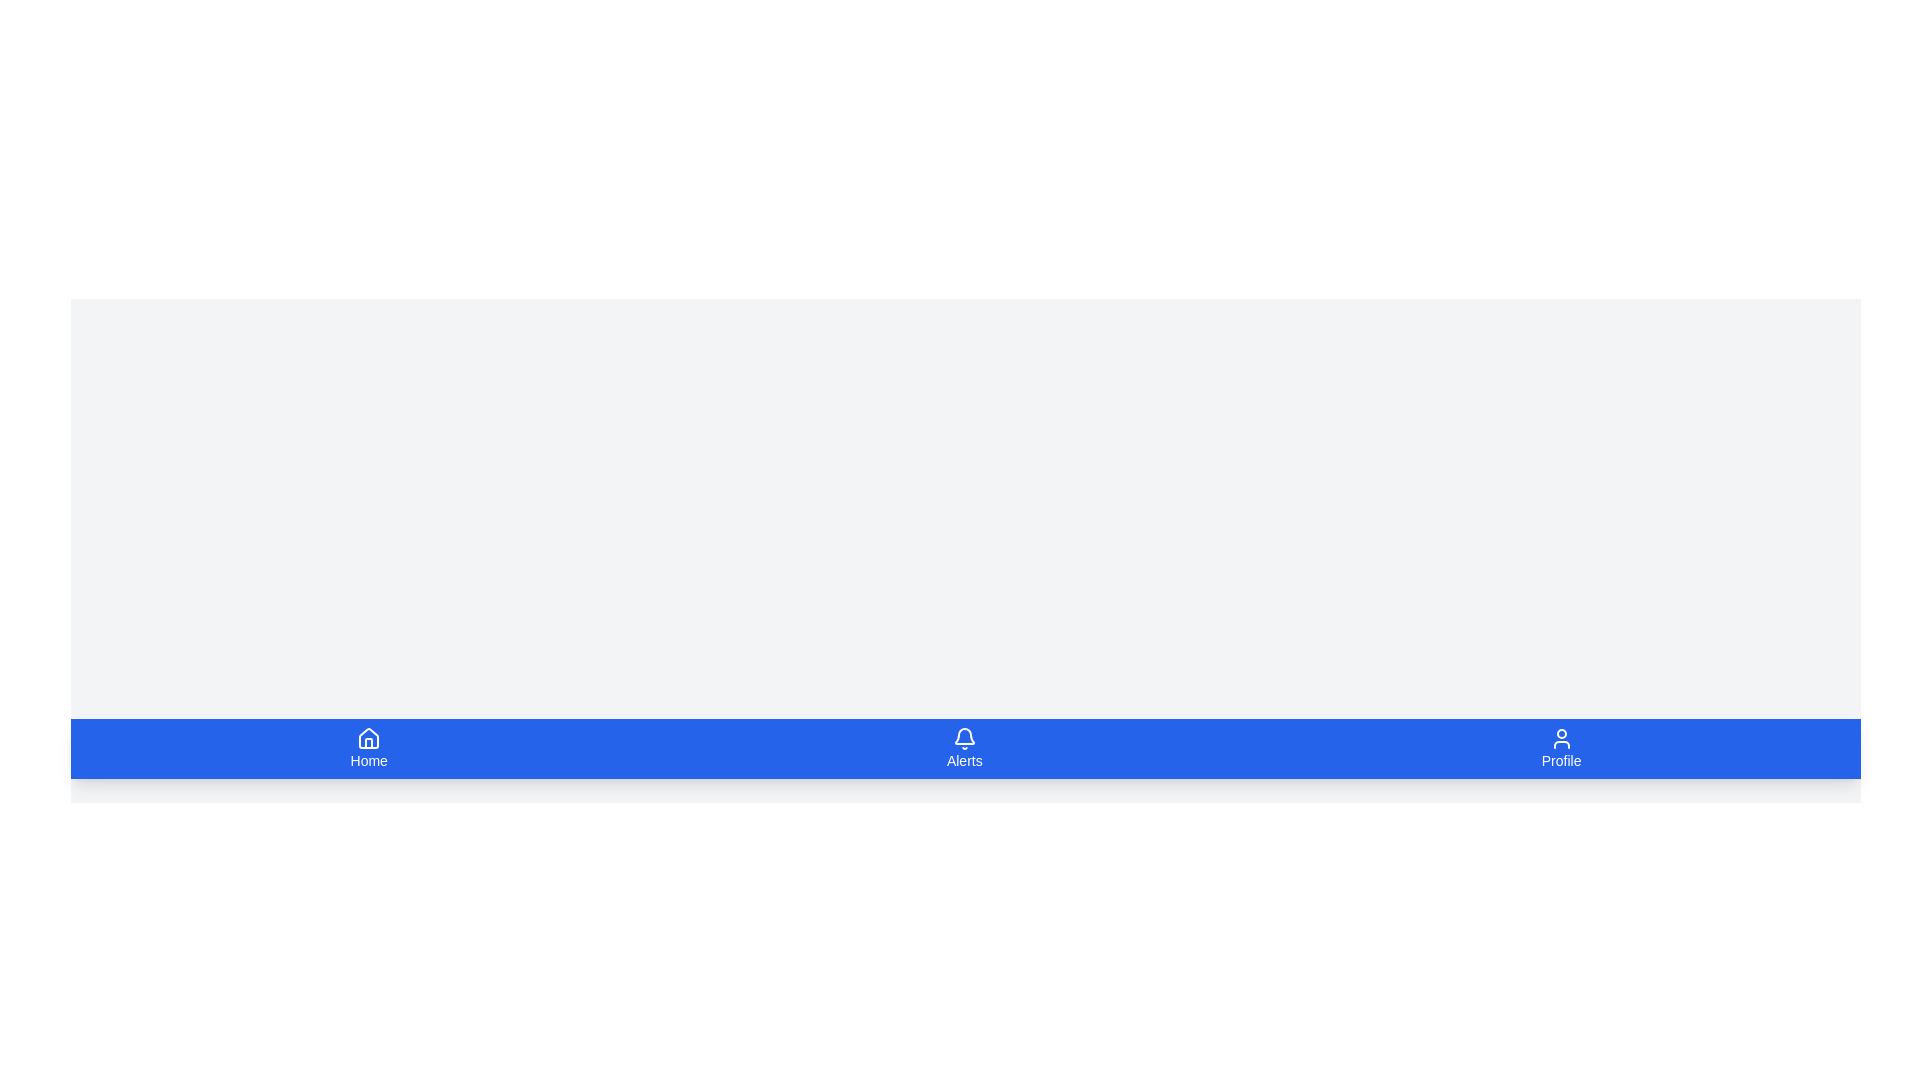 This screenshot has width=1920, height=1080. Describe the element at coordinates (964, 739) in the screenshot. I see `the 'Alerts' icon in the bottom navigation bar` at that location.